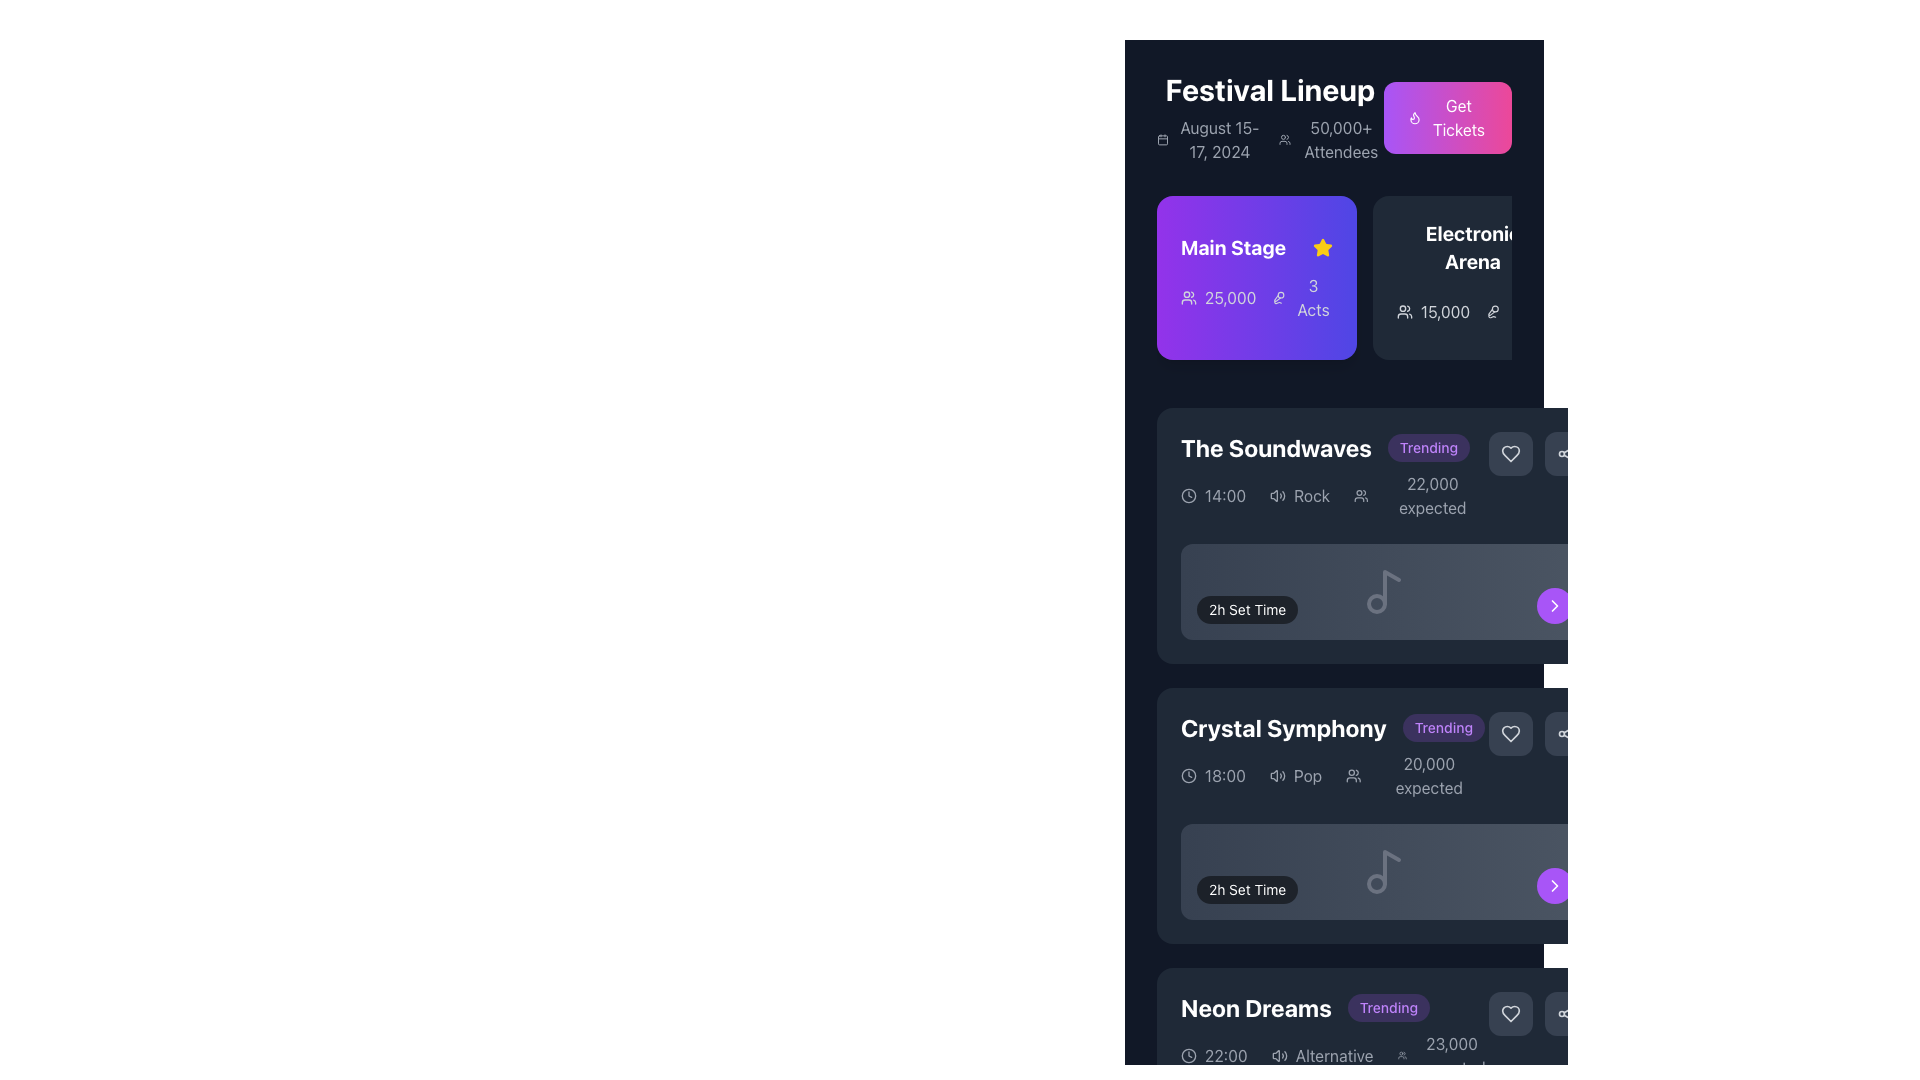 Image resolution: width=1920 pixels, height=1080 pixels. Describe the element at coordinates (1554, 885) in the screenshot. I see `the chevron arrow SVG icon pointing to the right, located in the interactive control area next to the performance detail for 'Crystal Symphony'` at that location.